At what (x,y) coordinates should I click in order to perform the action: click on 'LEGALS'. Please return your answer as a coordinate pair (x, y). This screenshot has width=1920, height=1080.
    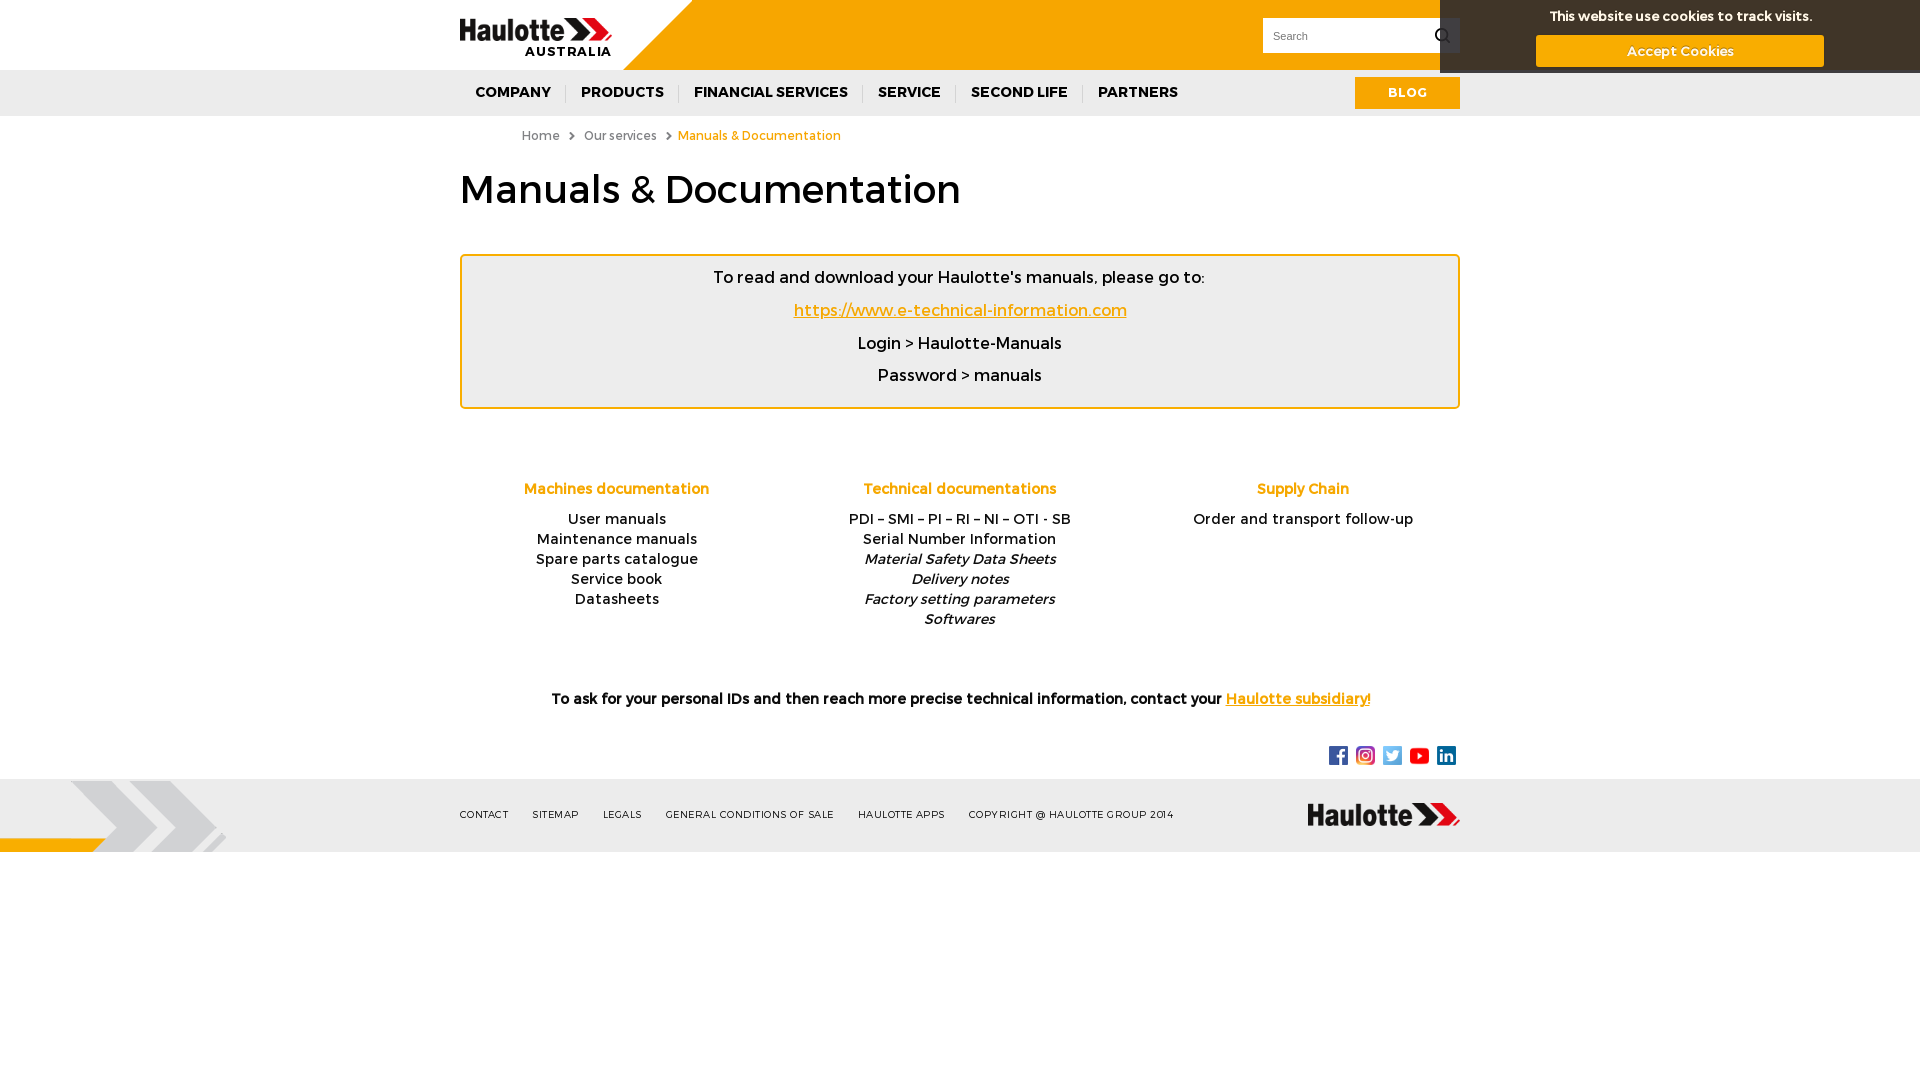
    Looking at the image, I should click on (631, 814).